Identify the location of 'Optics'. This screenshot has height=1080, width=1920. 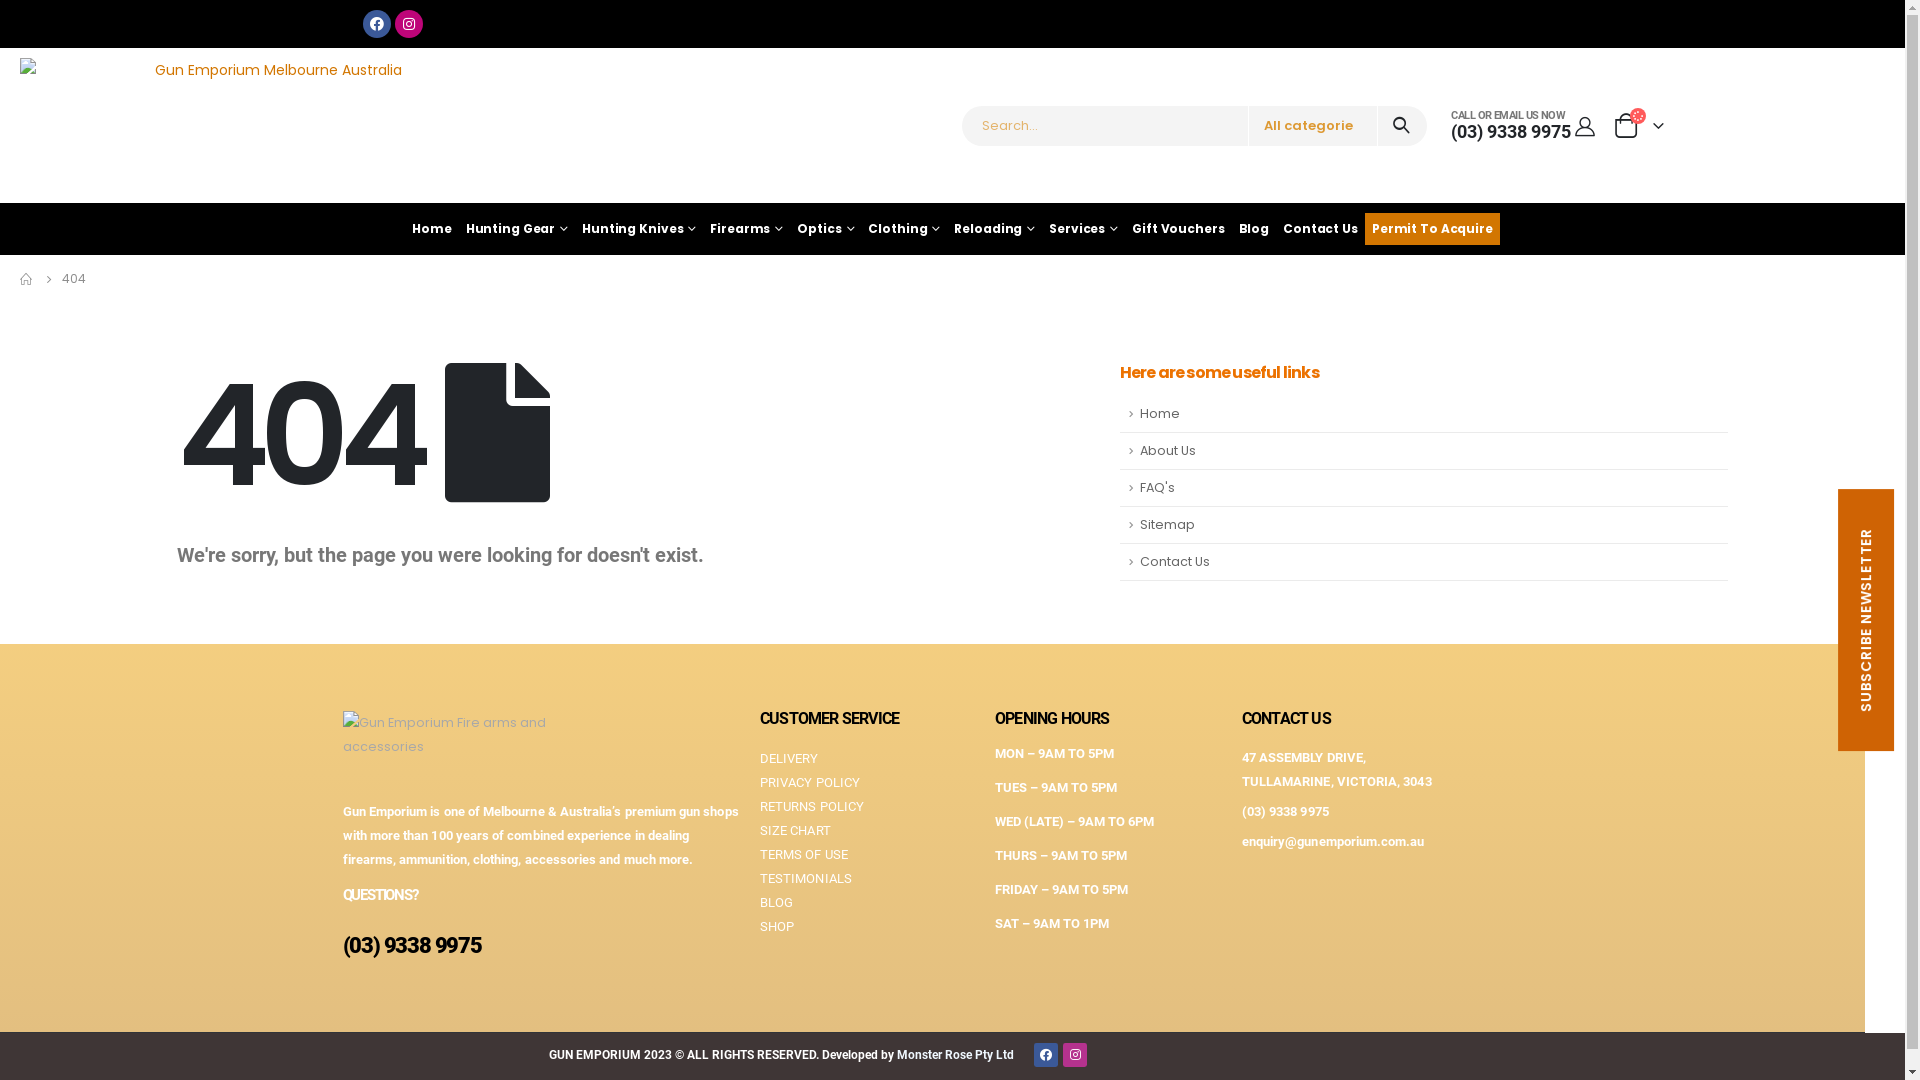
(825, 227).